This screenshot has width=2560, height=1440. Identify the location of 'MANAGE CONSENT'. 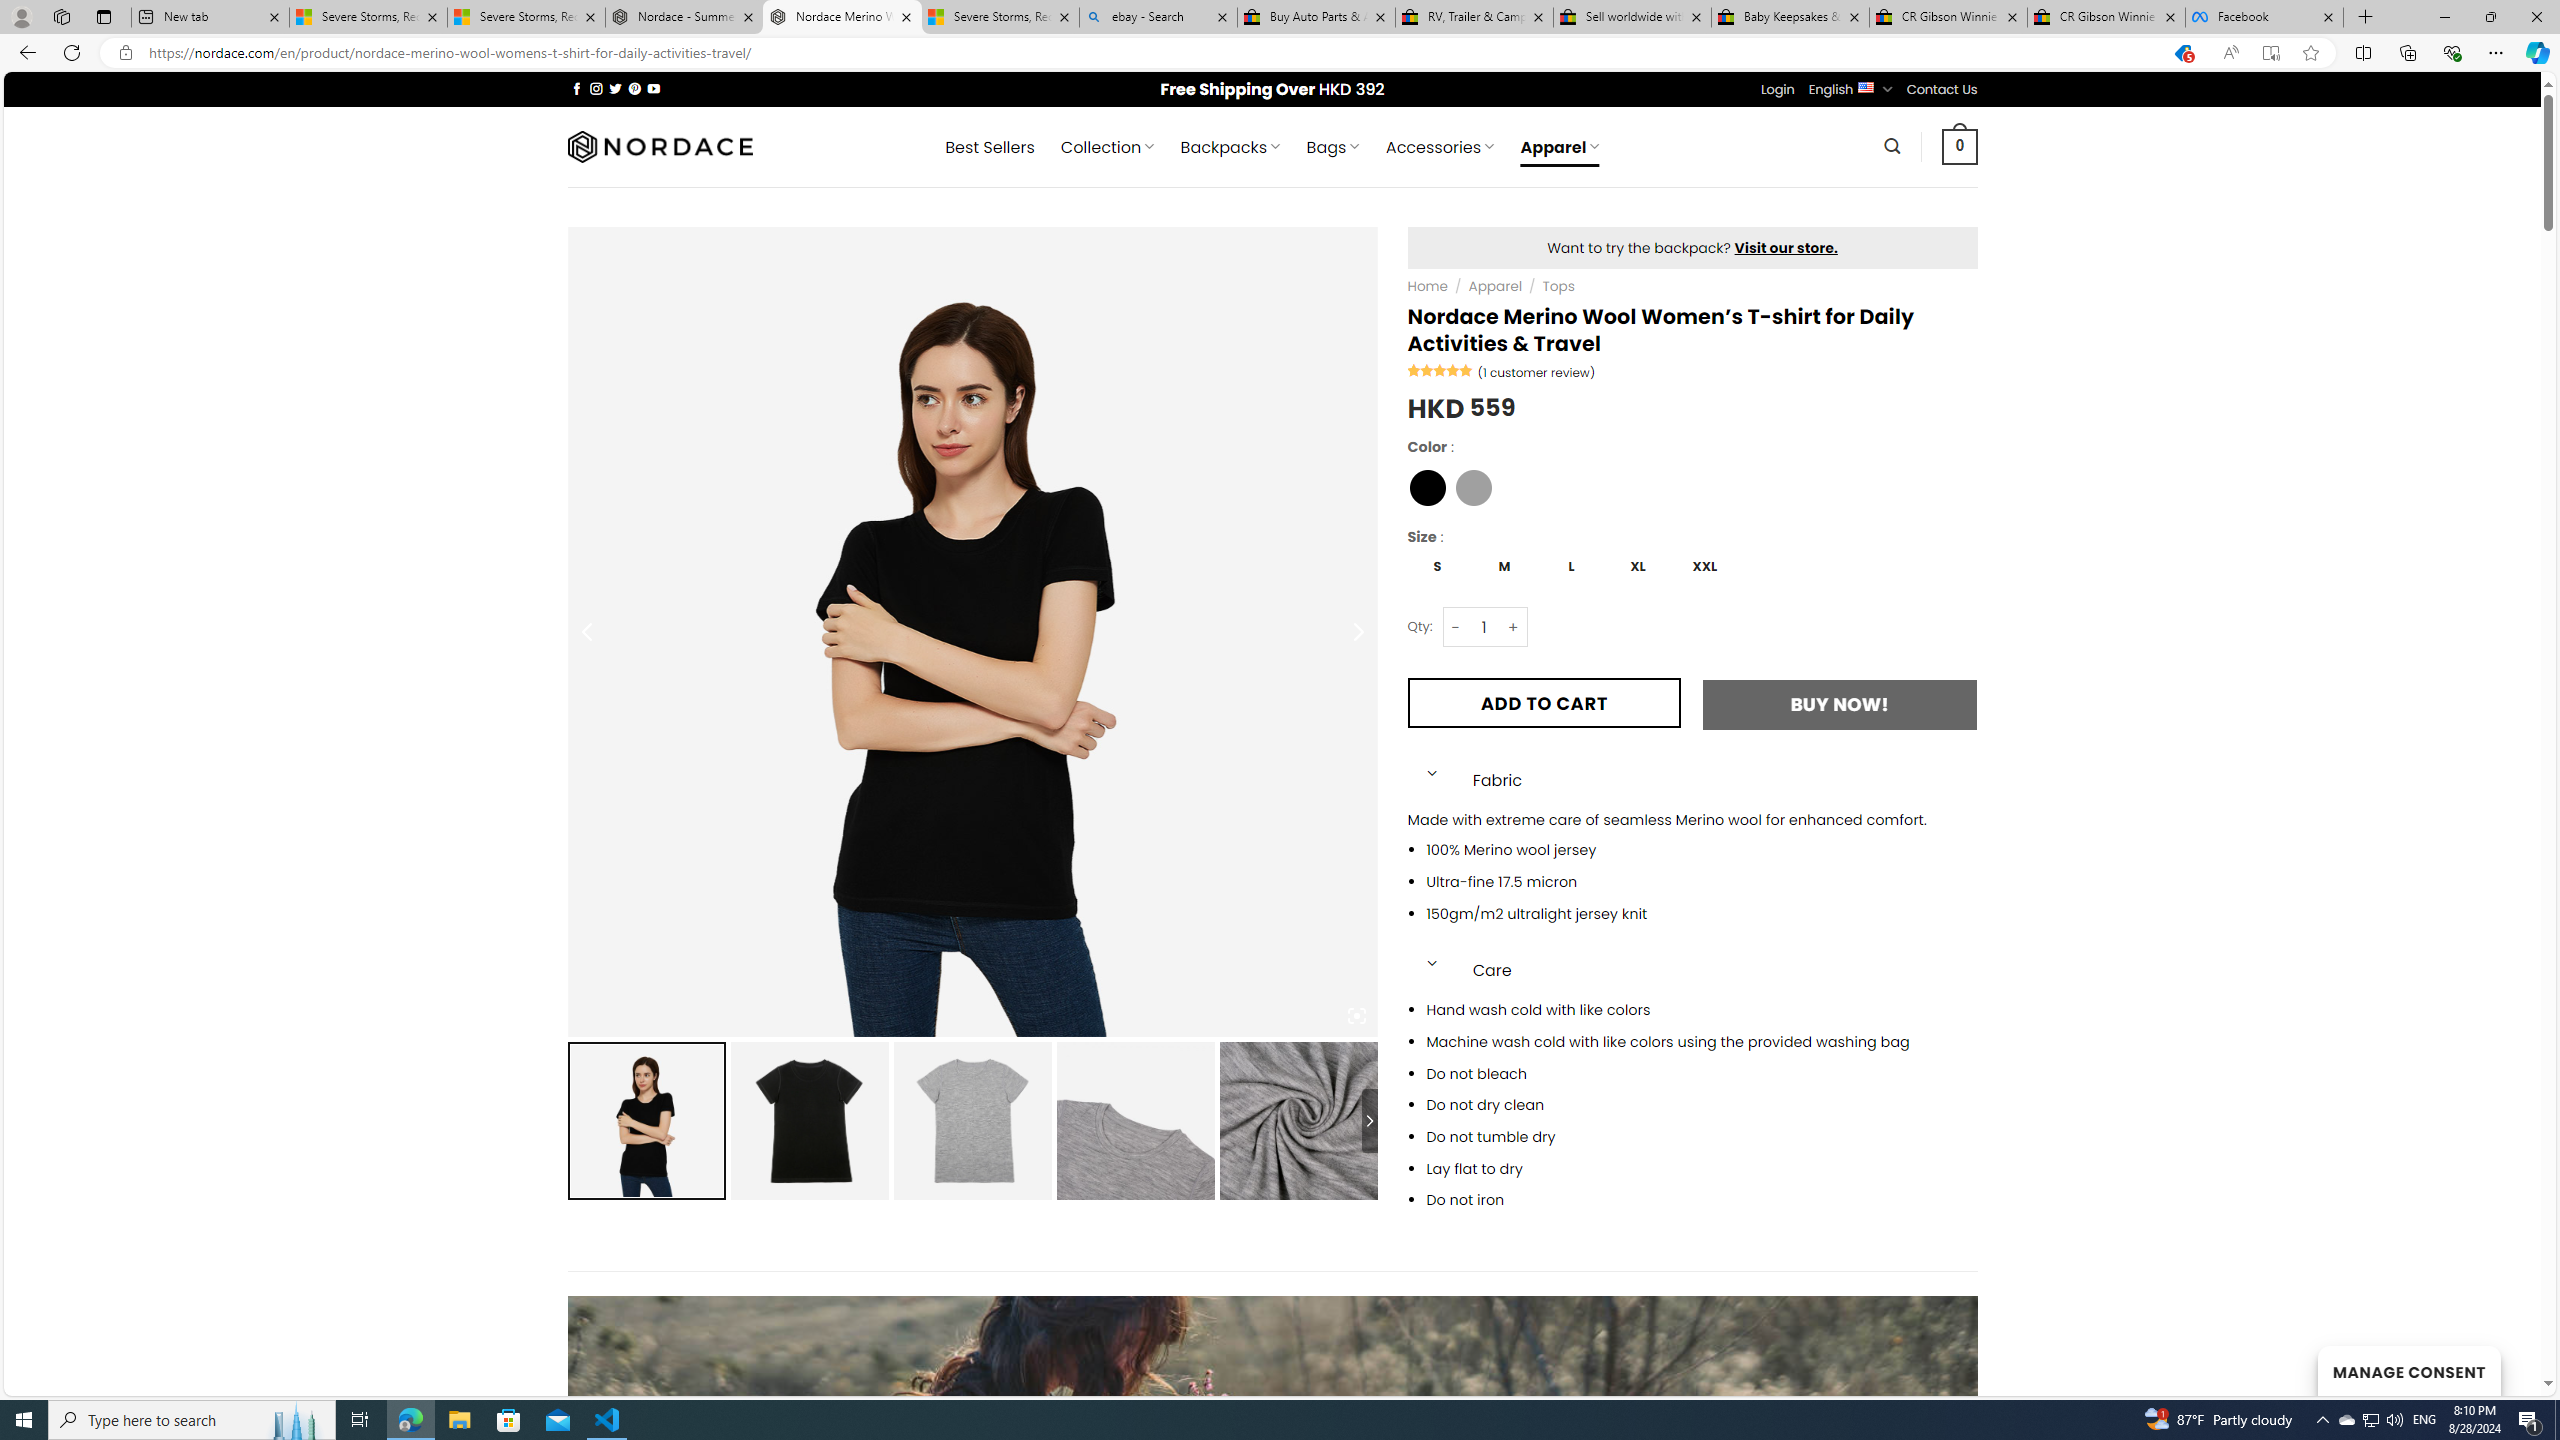
(2408, 1370).